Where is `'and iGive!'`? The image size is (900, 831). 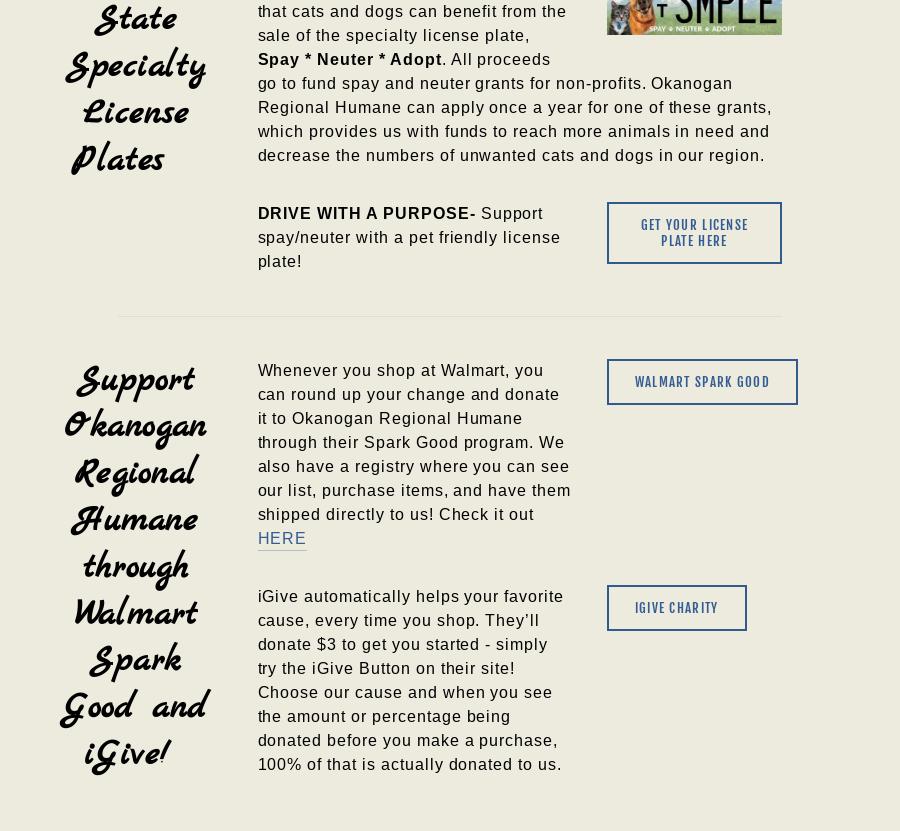 'and iGive!' is located at coordinates (154, 730).